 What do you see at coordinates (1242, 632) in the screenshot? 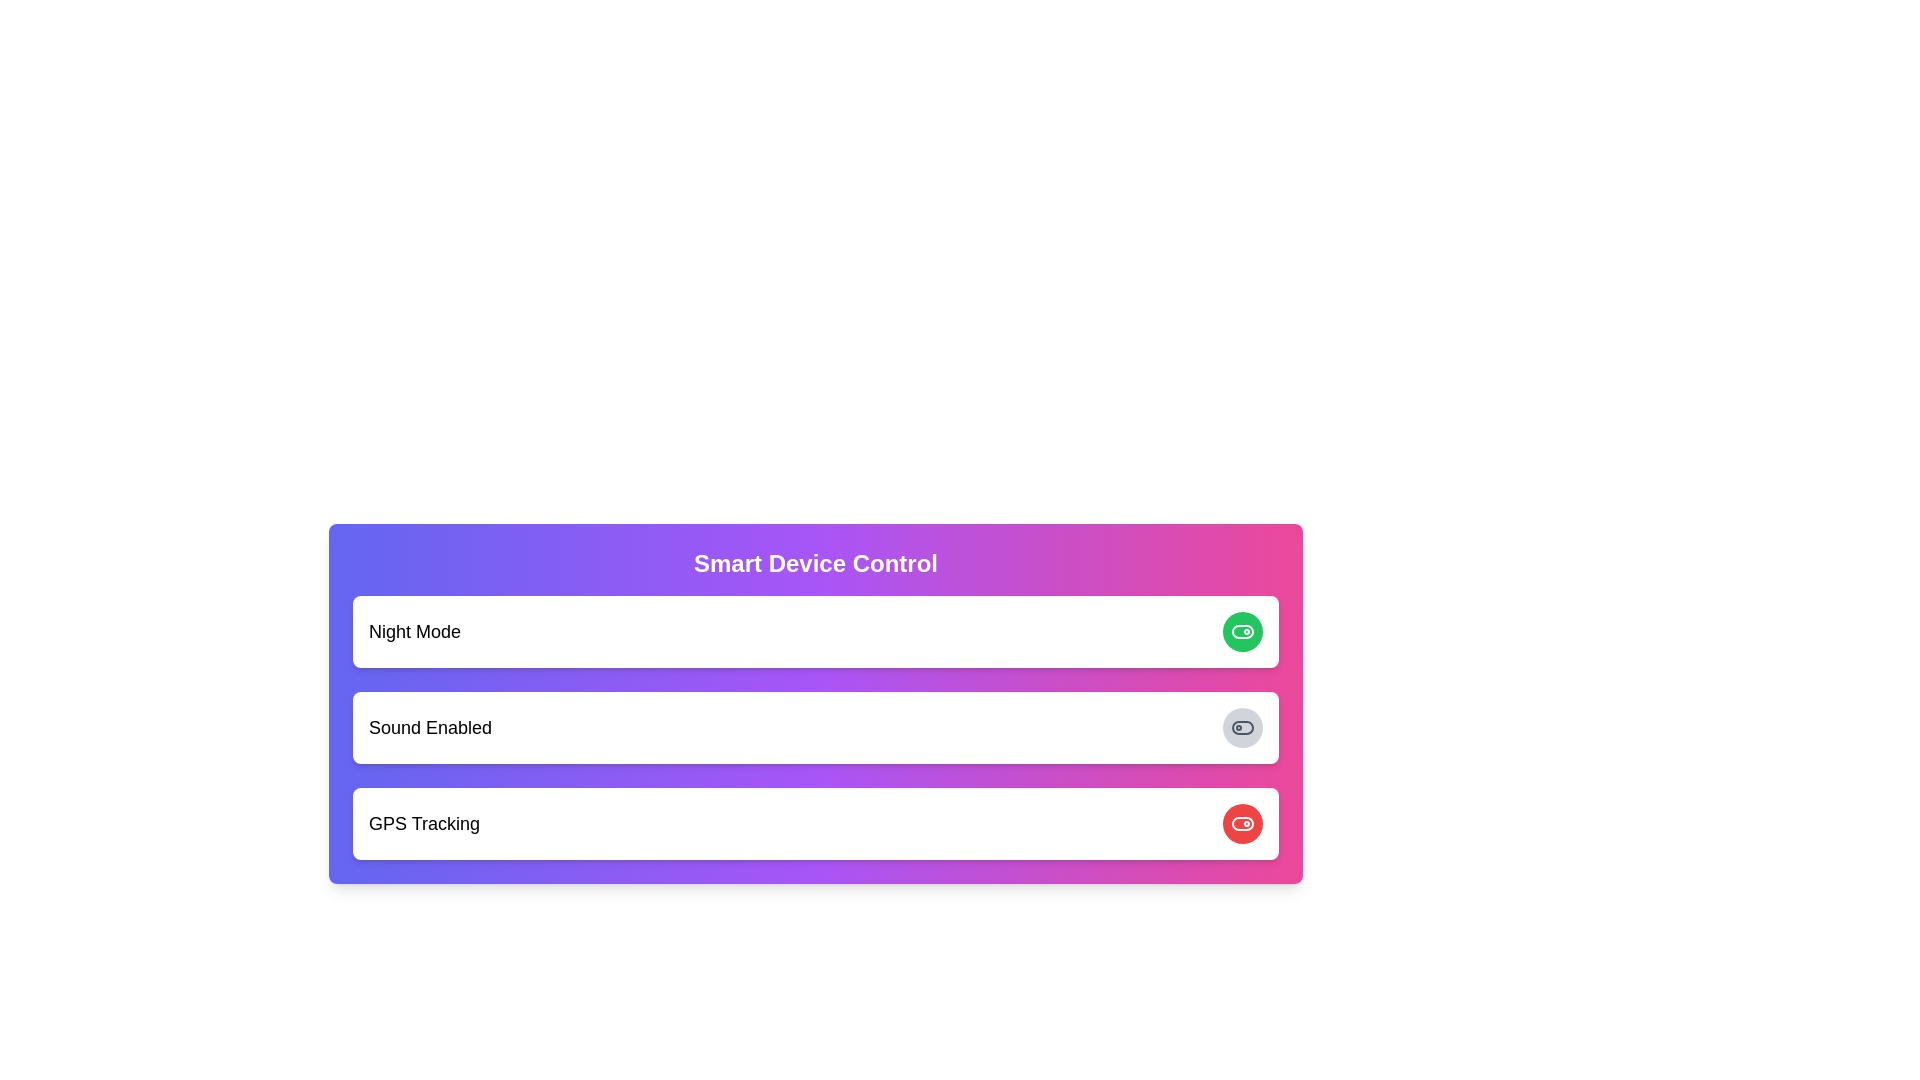
I see `the toggle switch for 'Night Mode' functionality` at bounding box center [1242, 632].